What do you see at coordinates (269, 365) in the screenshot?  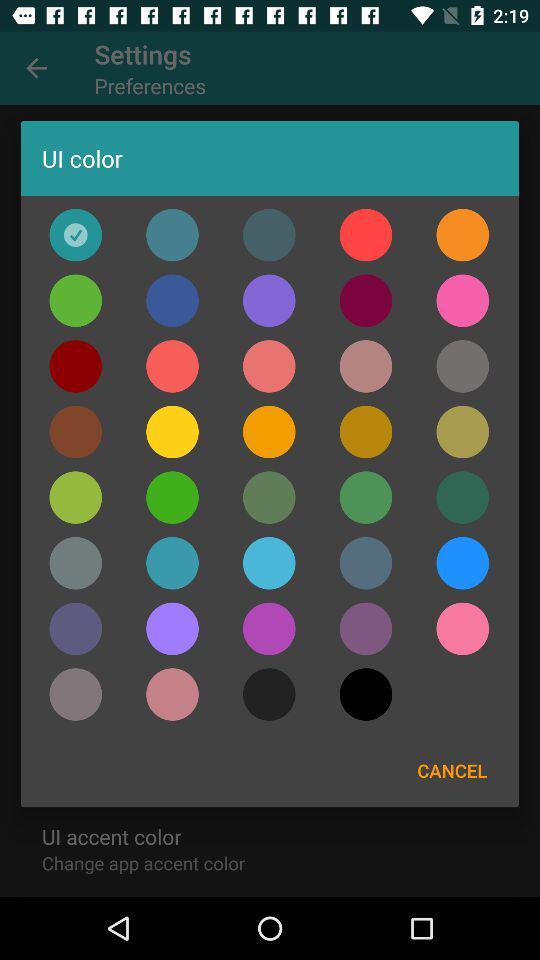 I see `choose the colour` at bounding box center [269, 365].